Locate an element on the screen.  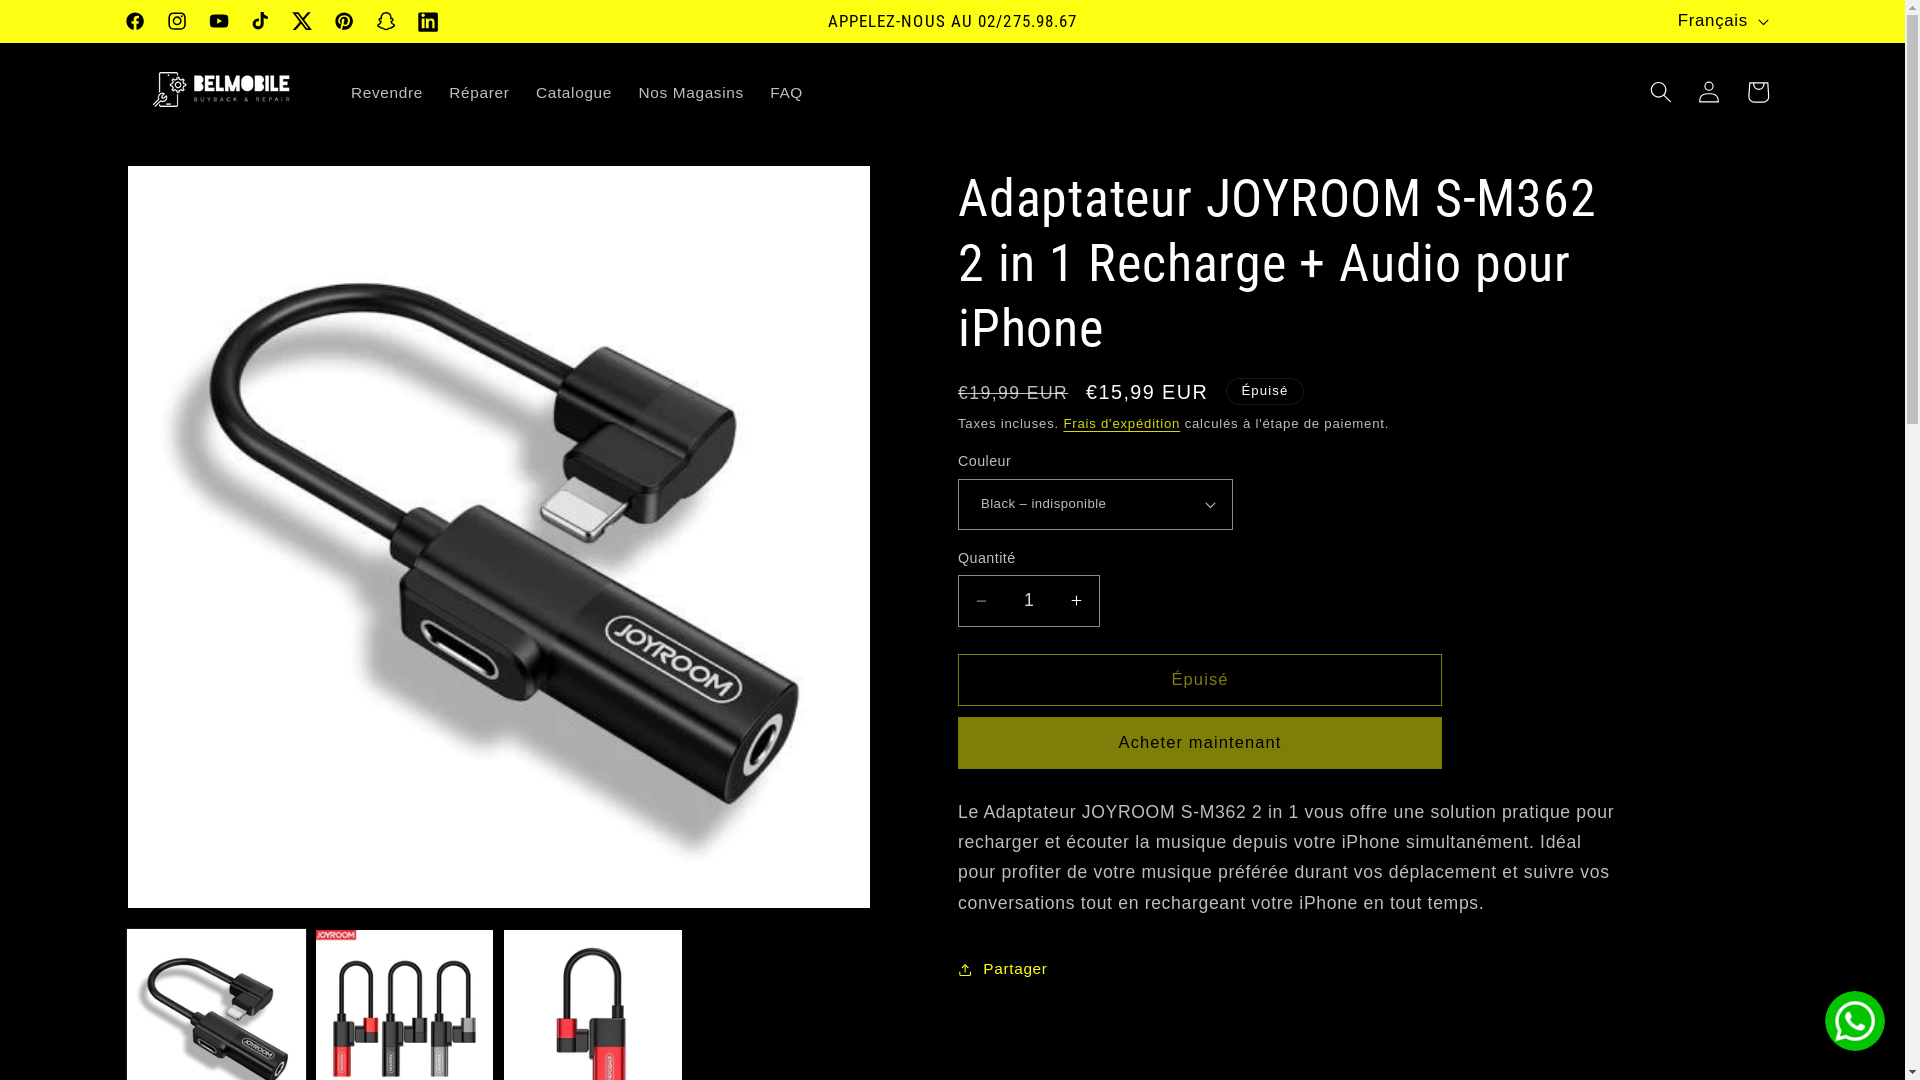
'TikTok' is located at coordinates (240, 22).